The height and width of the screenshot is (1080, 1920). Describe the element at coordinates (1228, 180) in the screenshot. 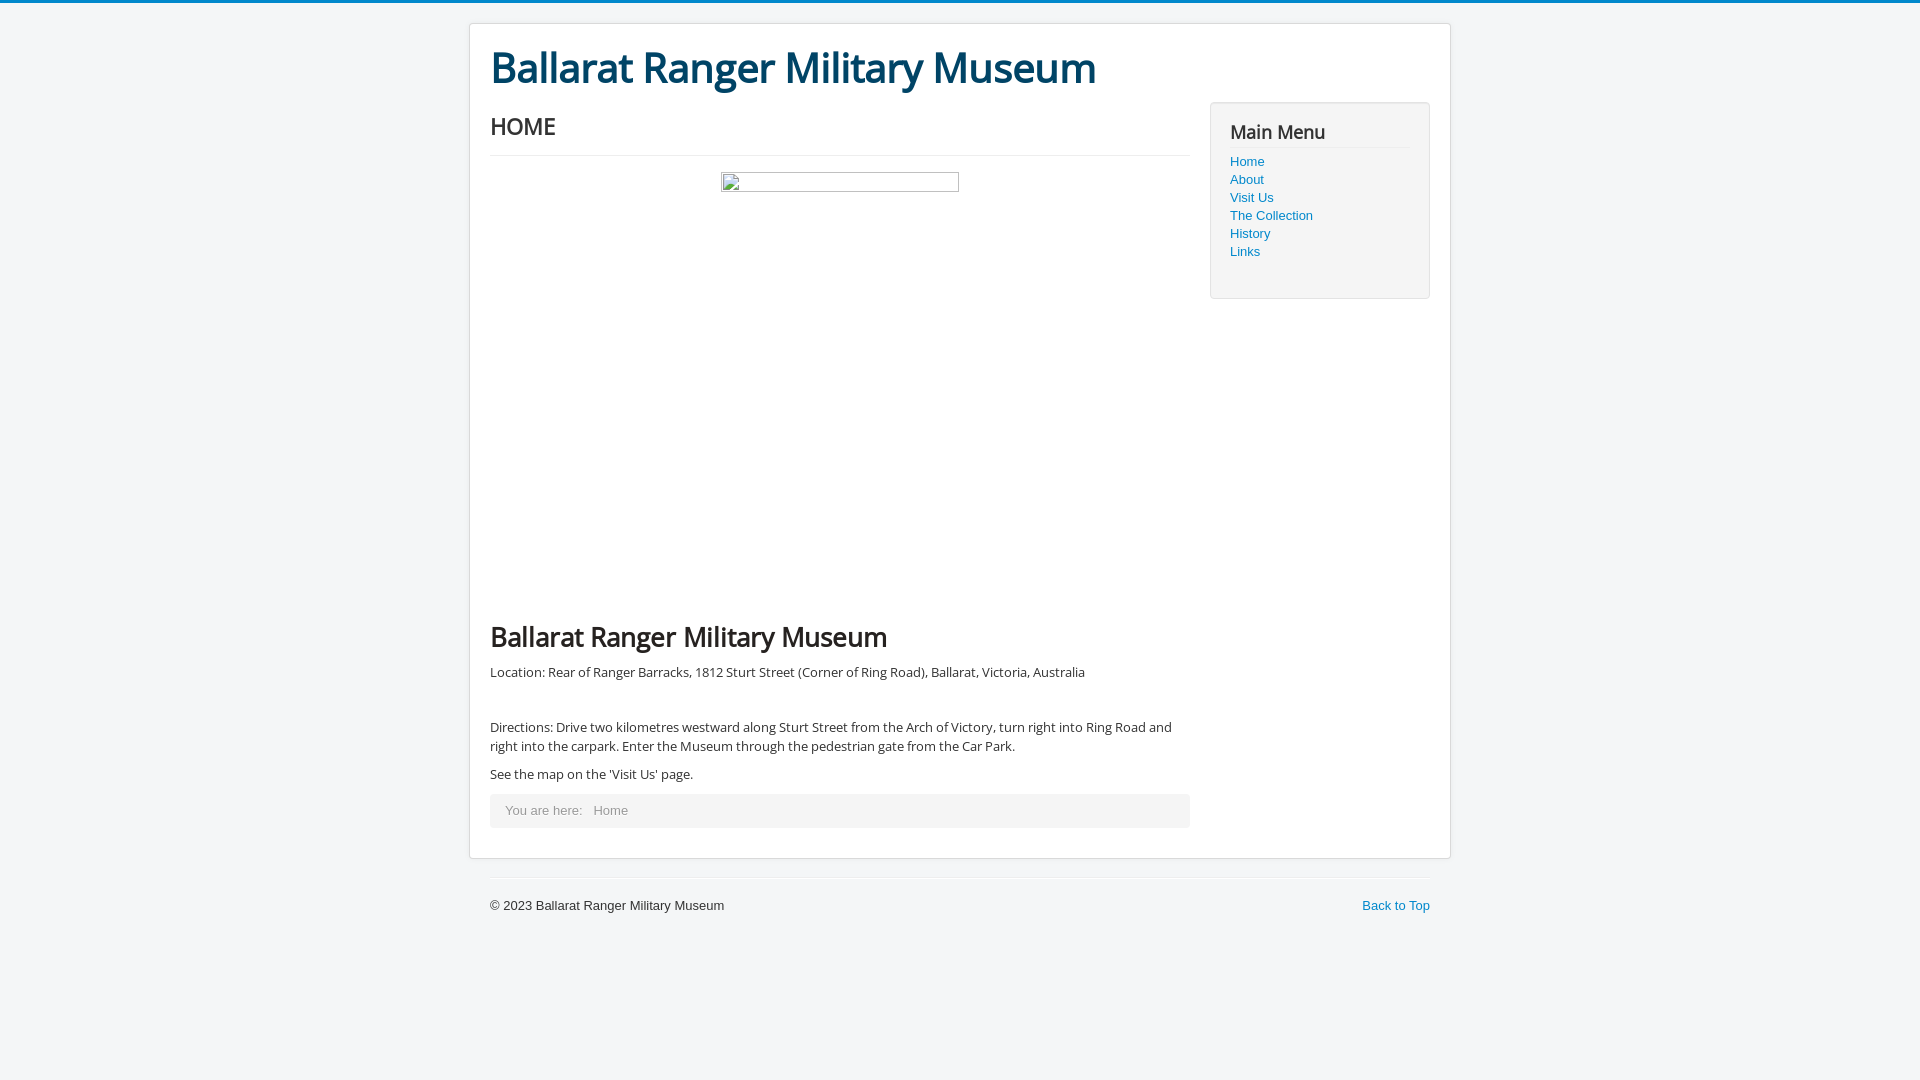

I see `'About'` at that location.